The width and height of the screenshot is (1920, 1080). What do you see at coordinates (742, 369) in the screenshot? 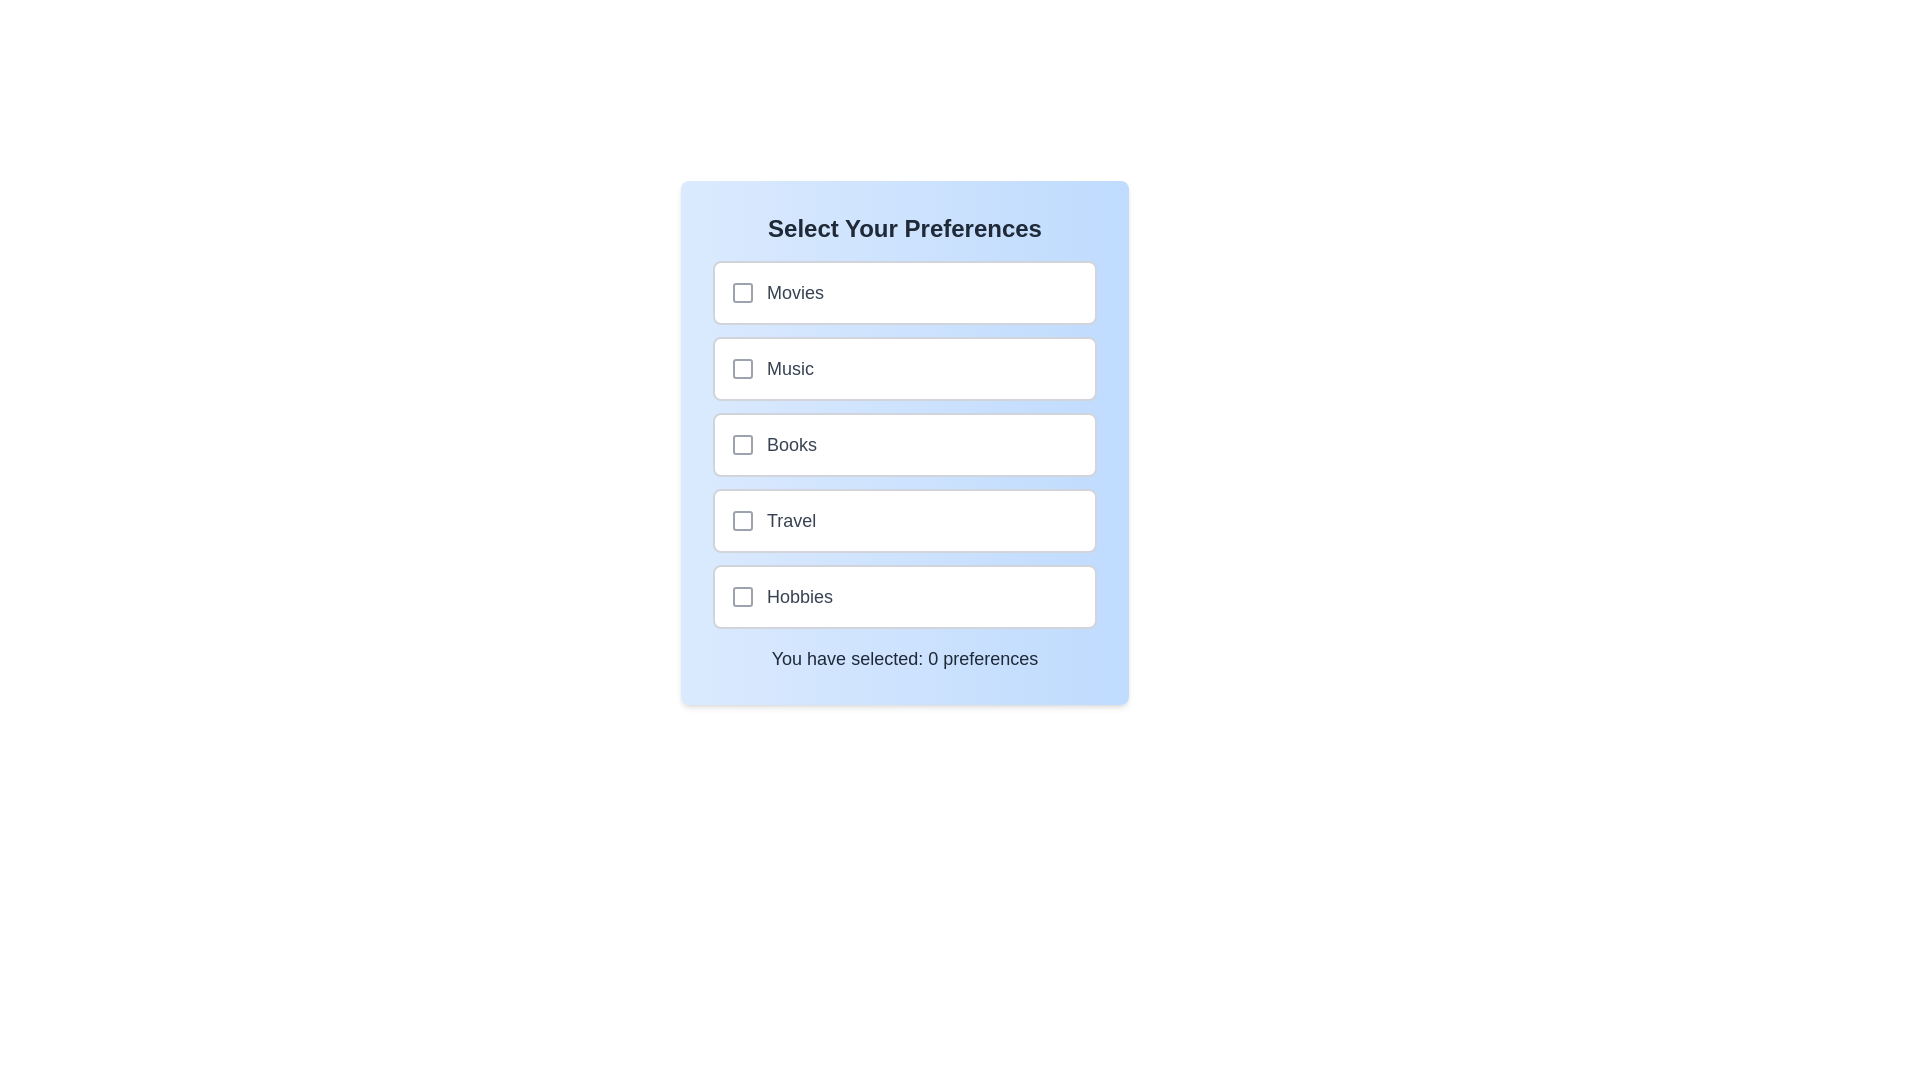
I see `the checkbox corresponding to Music to toggle its selection` at bounding box center [742, 369].